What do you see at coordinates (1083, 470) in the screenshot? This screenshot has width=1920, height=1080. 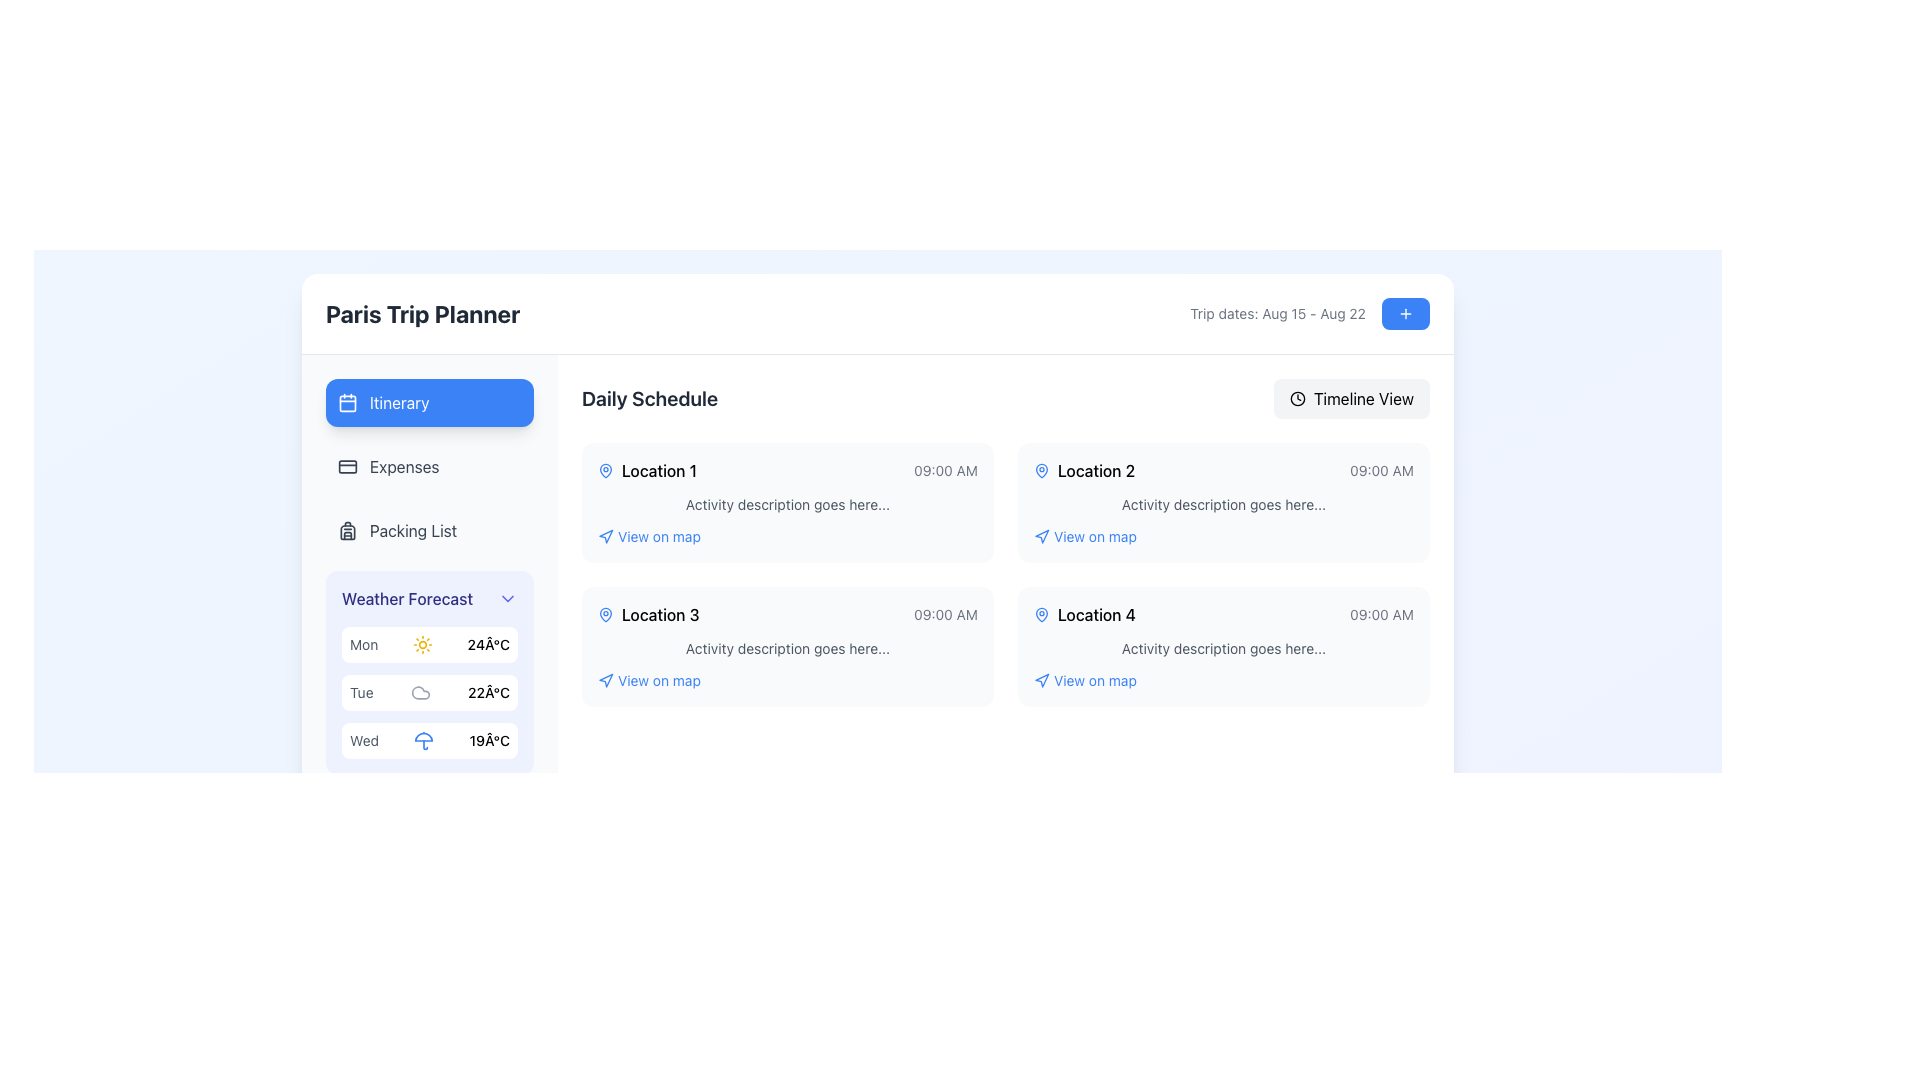 I see `text from the label identifying a specific location or destination located in the second card of the 'Daily Schedule' section, positioned below 'Location 1' and between the map pin icon and '09:00 AM'` at bounding box center [1083, 470].